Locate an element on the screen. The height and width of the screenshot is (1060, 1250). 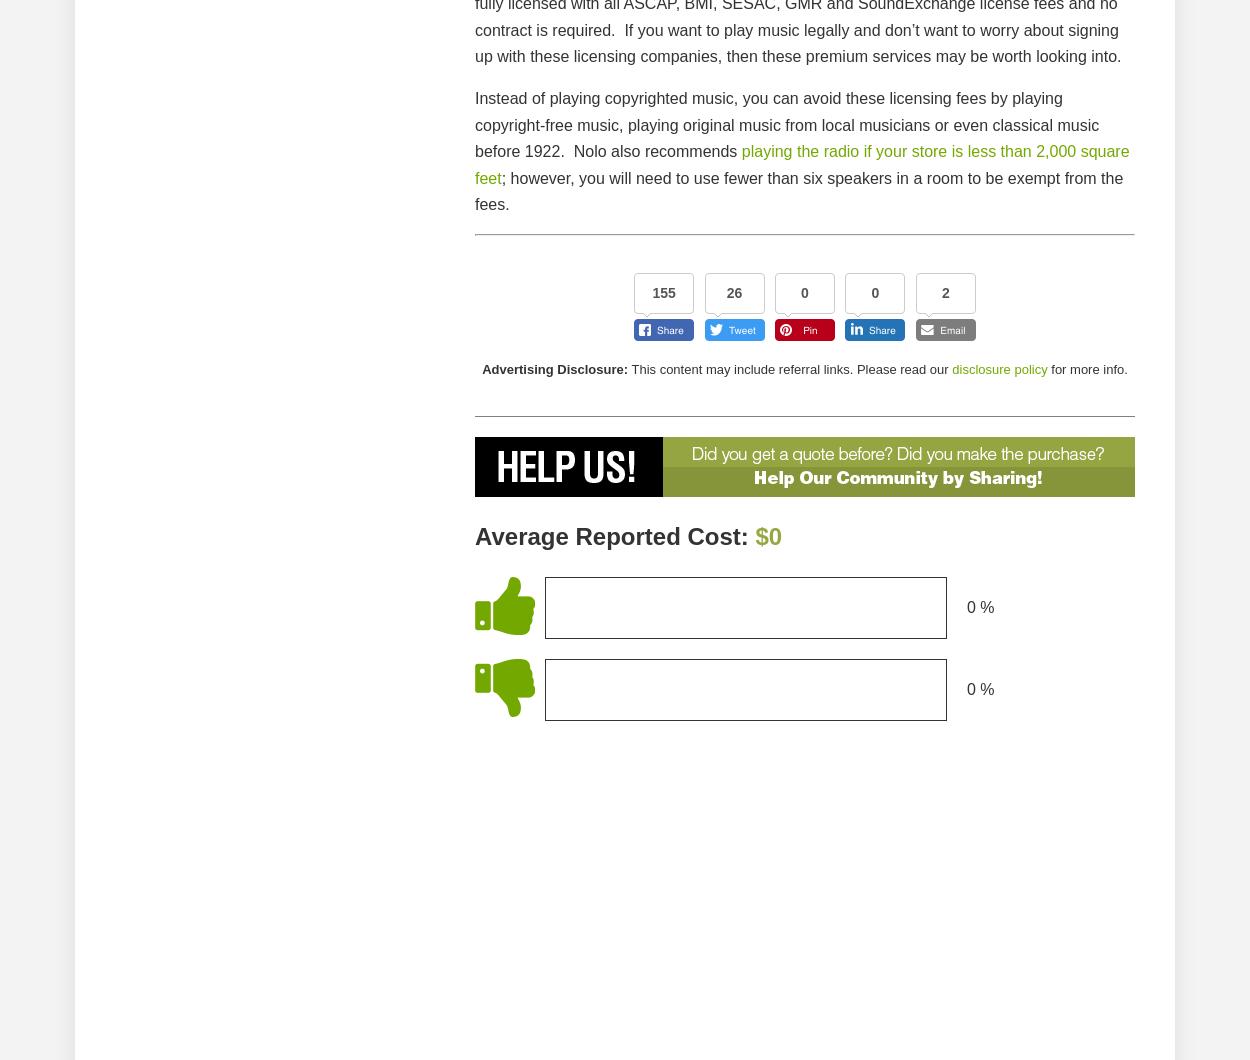
'Average Reported Cost:' is located at coordinates (614, 536).